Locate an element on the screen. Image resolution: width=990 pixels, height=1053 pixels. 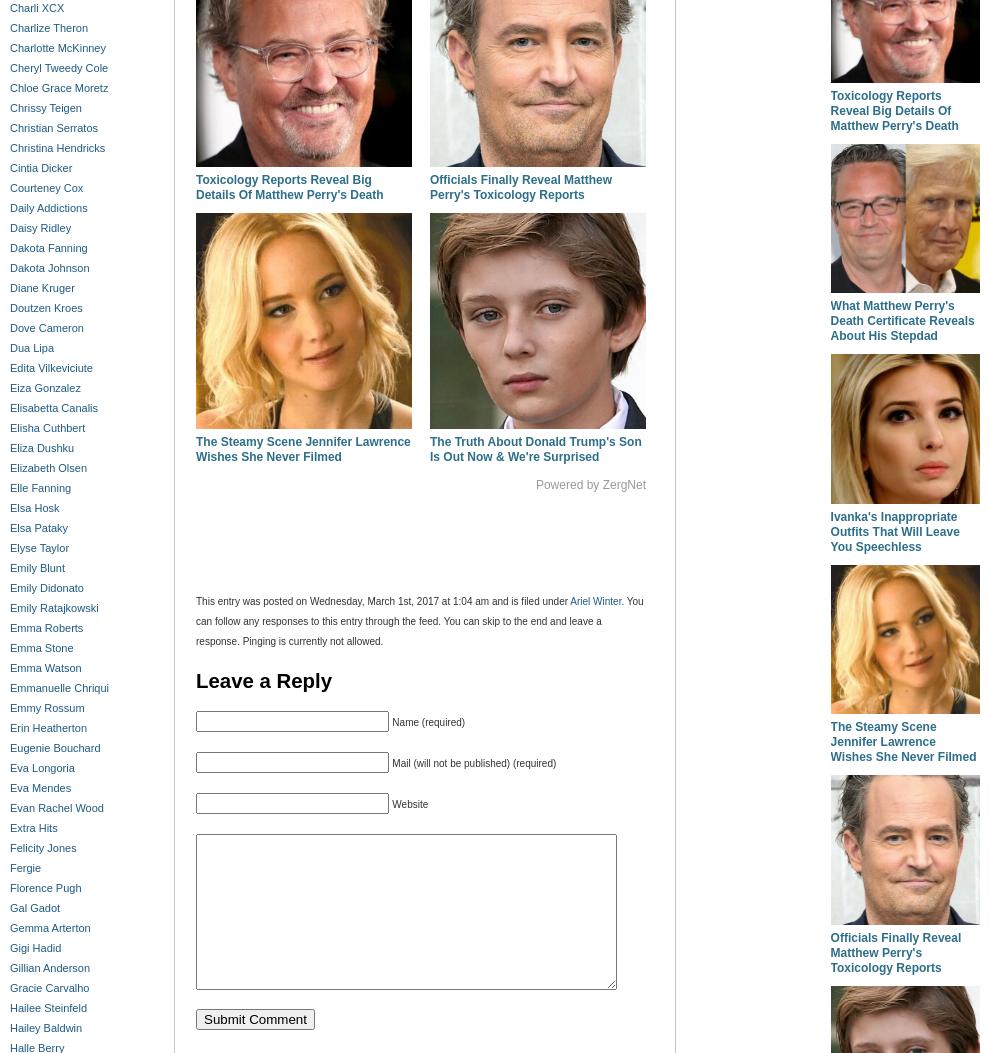
'This entry was posted
												on Wednesday, March 1st, 2017 at 1:04 am						and is filed under' is located at coordinates (383, 601).